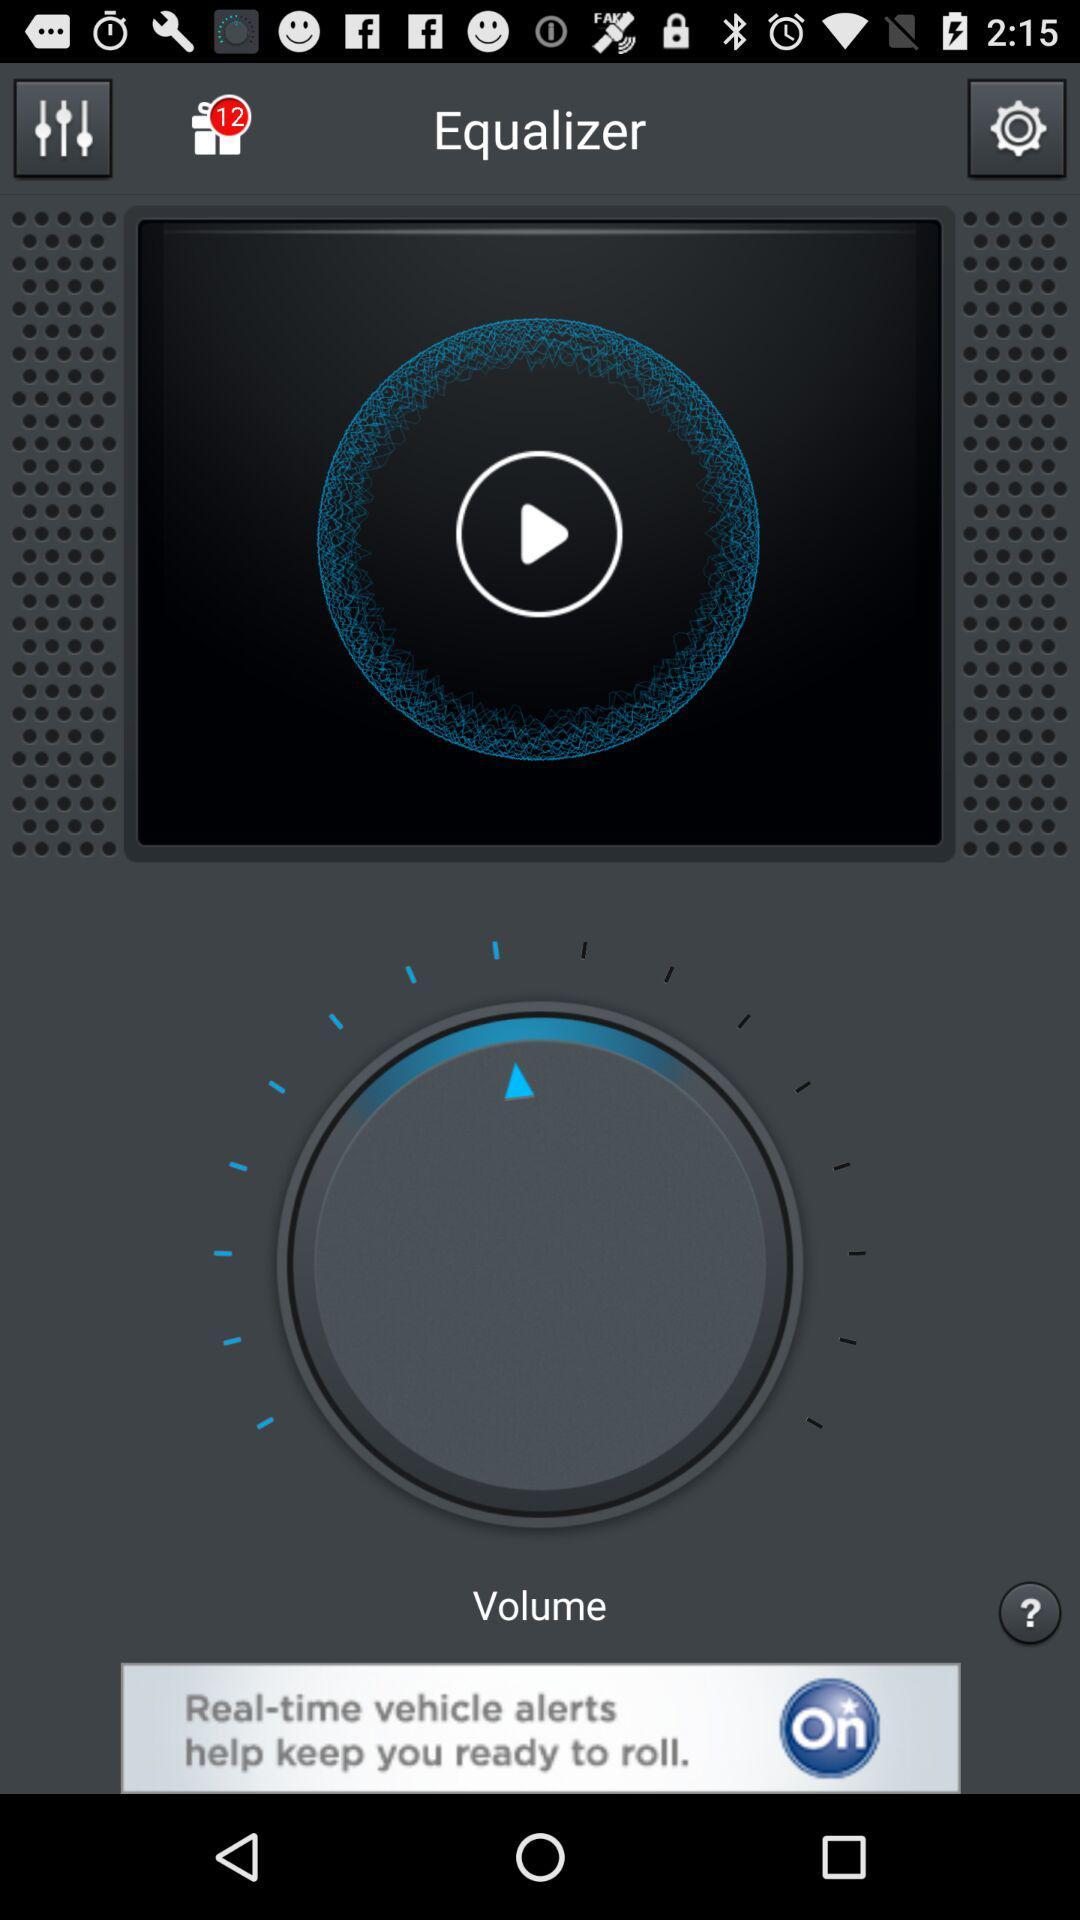 The height and width of the screenshot is (1920, 1080). I want to click on advertisement, so click(540, 1727).